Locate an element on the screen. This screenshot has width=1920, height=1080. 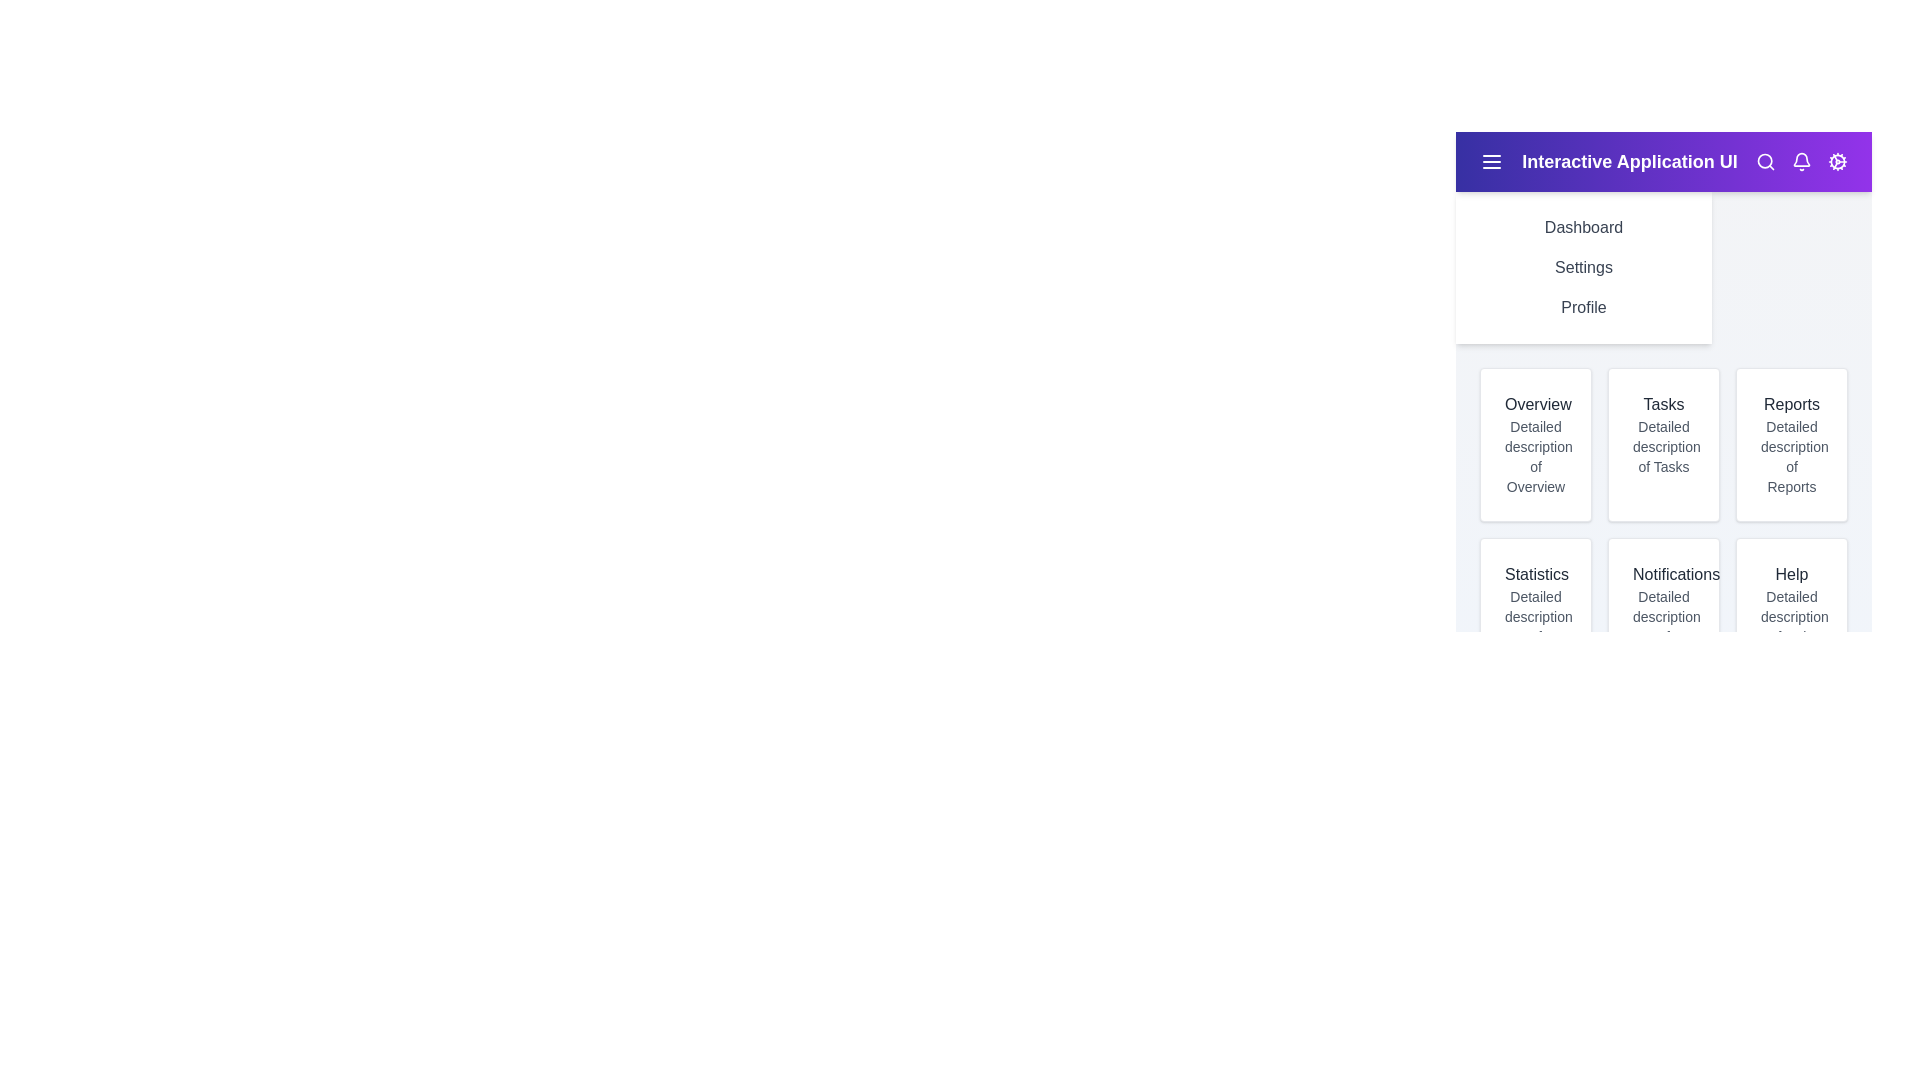
the Tasks card to interact with its content is located at coordinates (1664, 443).